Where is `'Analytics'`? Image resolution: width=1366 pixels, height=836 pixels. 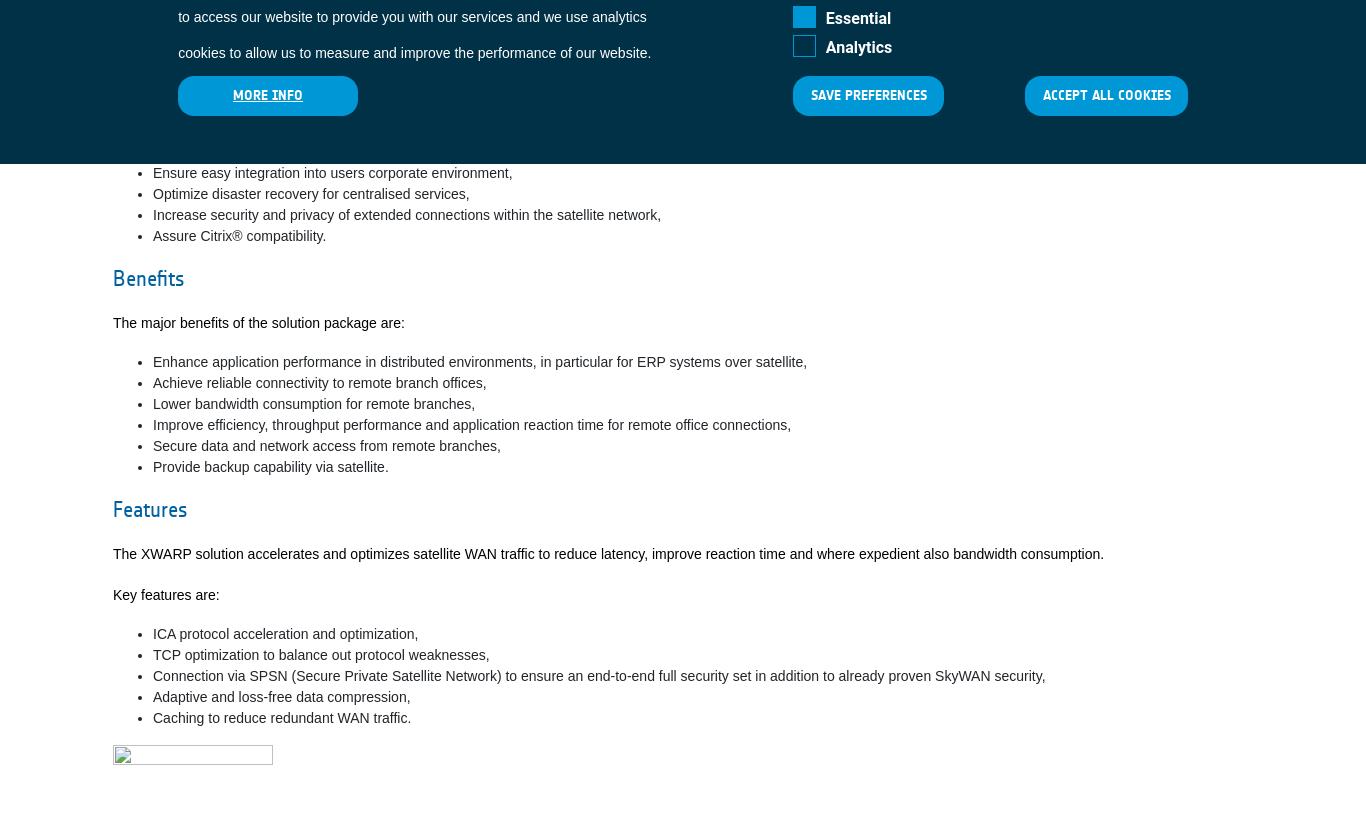
'Analytics' is located at coordinates (857, 47).